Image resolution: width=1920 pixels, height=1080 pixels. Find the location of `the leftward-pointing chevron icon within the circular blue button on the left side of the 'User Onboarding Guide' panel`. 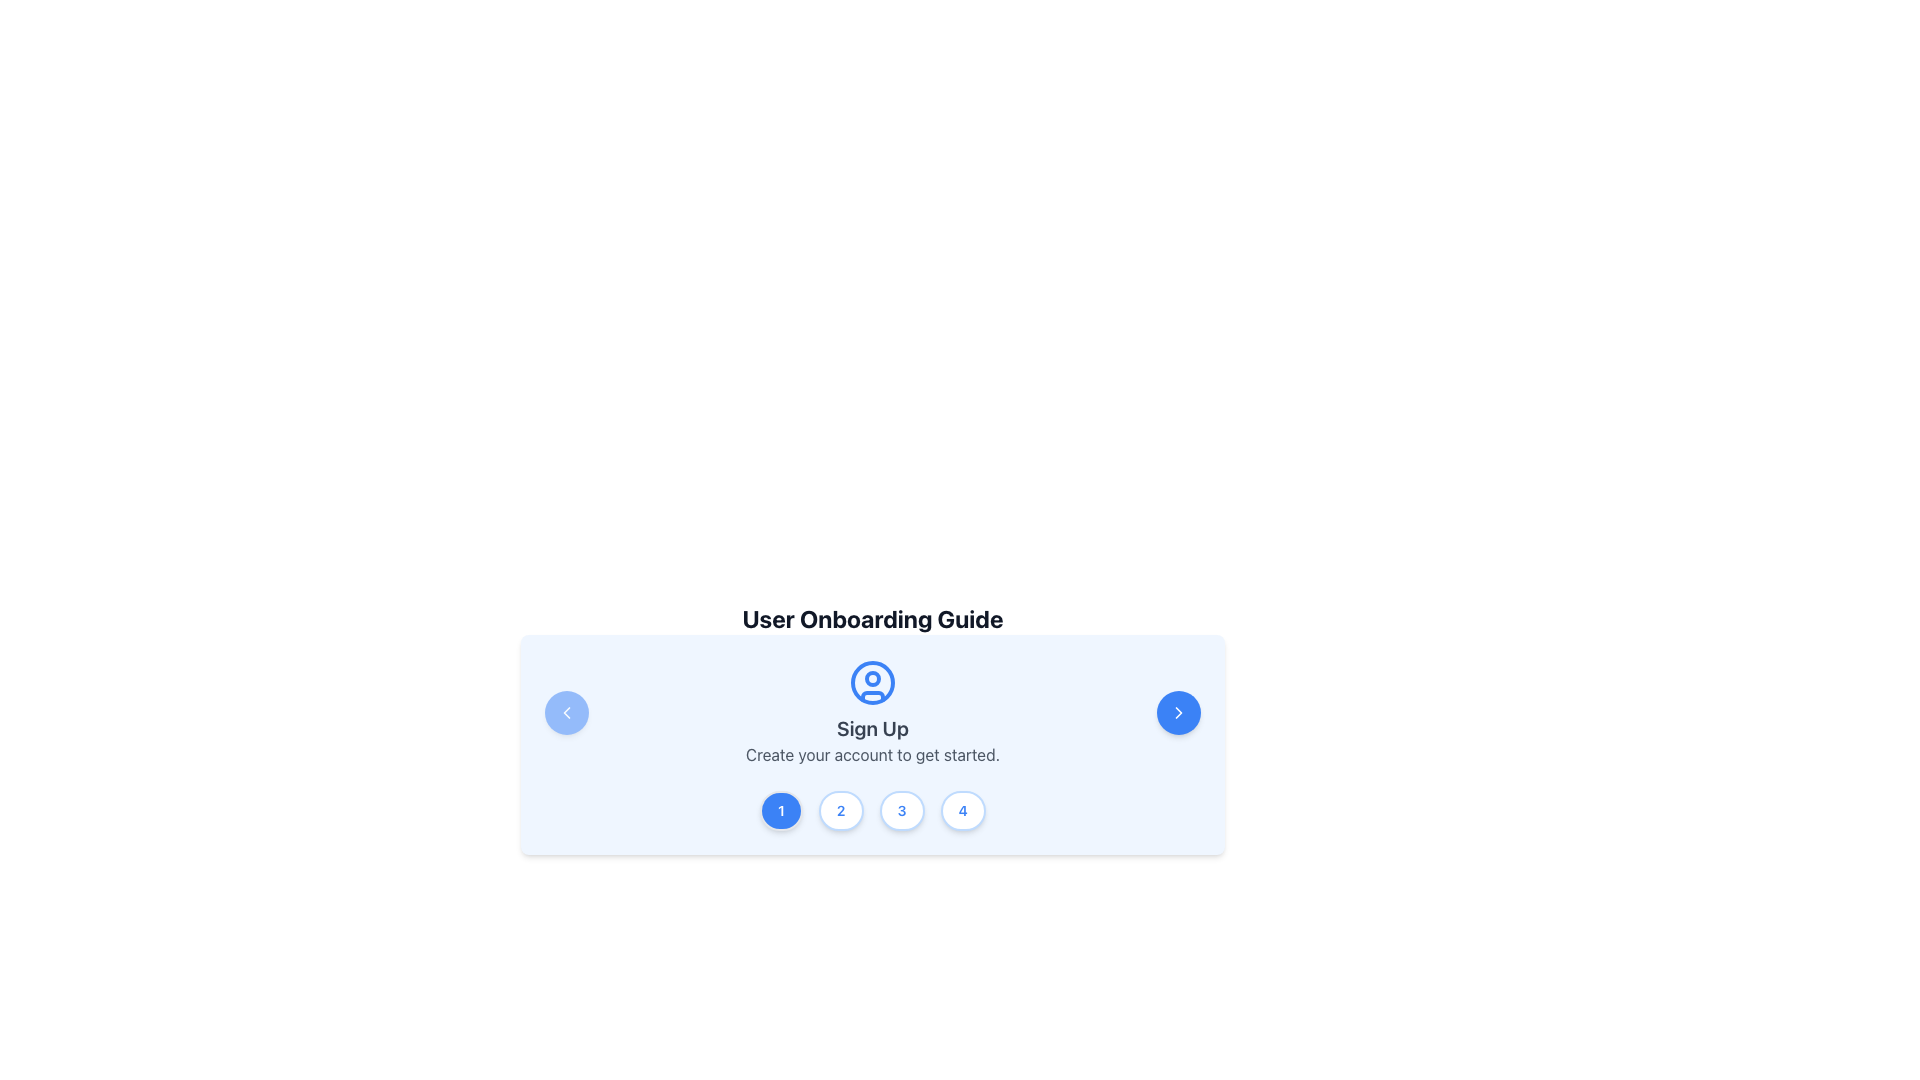

the leftward-pointing chevron icon within the circular blue button on the left side of the 'User Onboarding Guide' panel is located at coordinates (565, 712).